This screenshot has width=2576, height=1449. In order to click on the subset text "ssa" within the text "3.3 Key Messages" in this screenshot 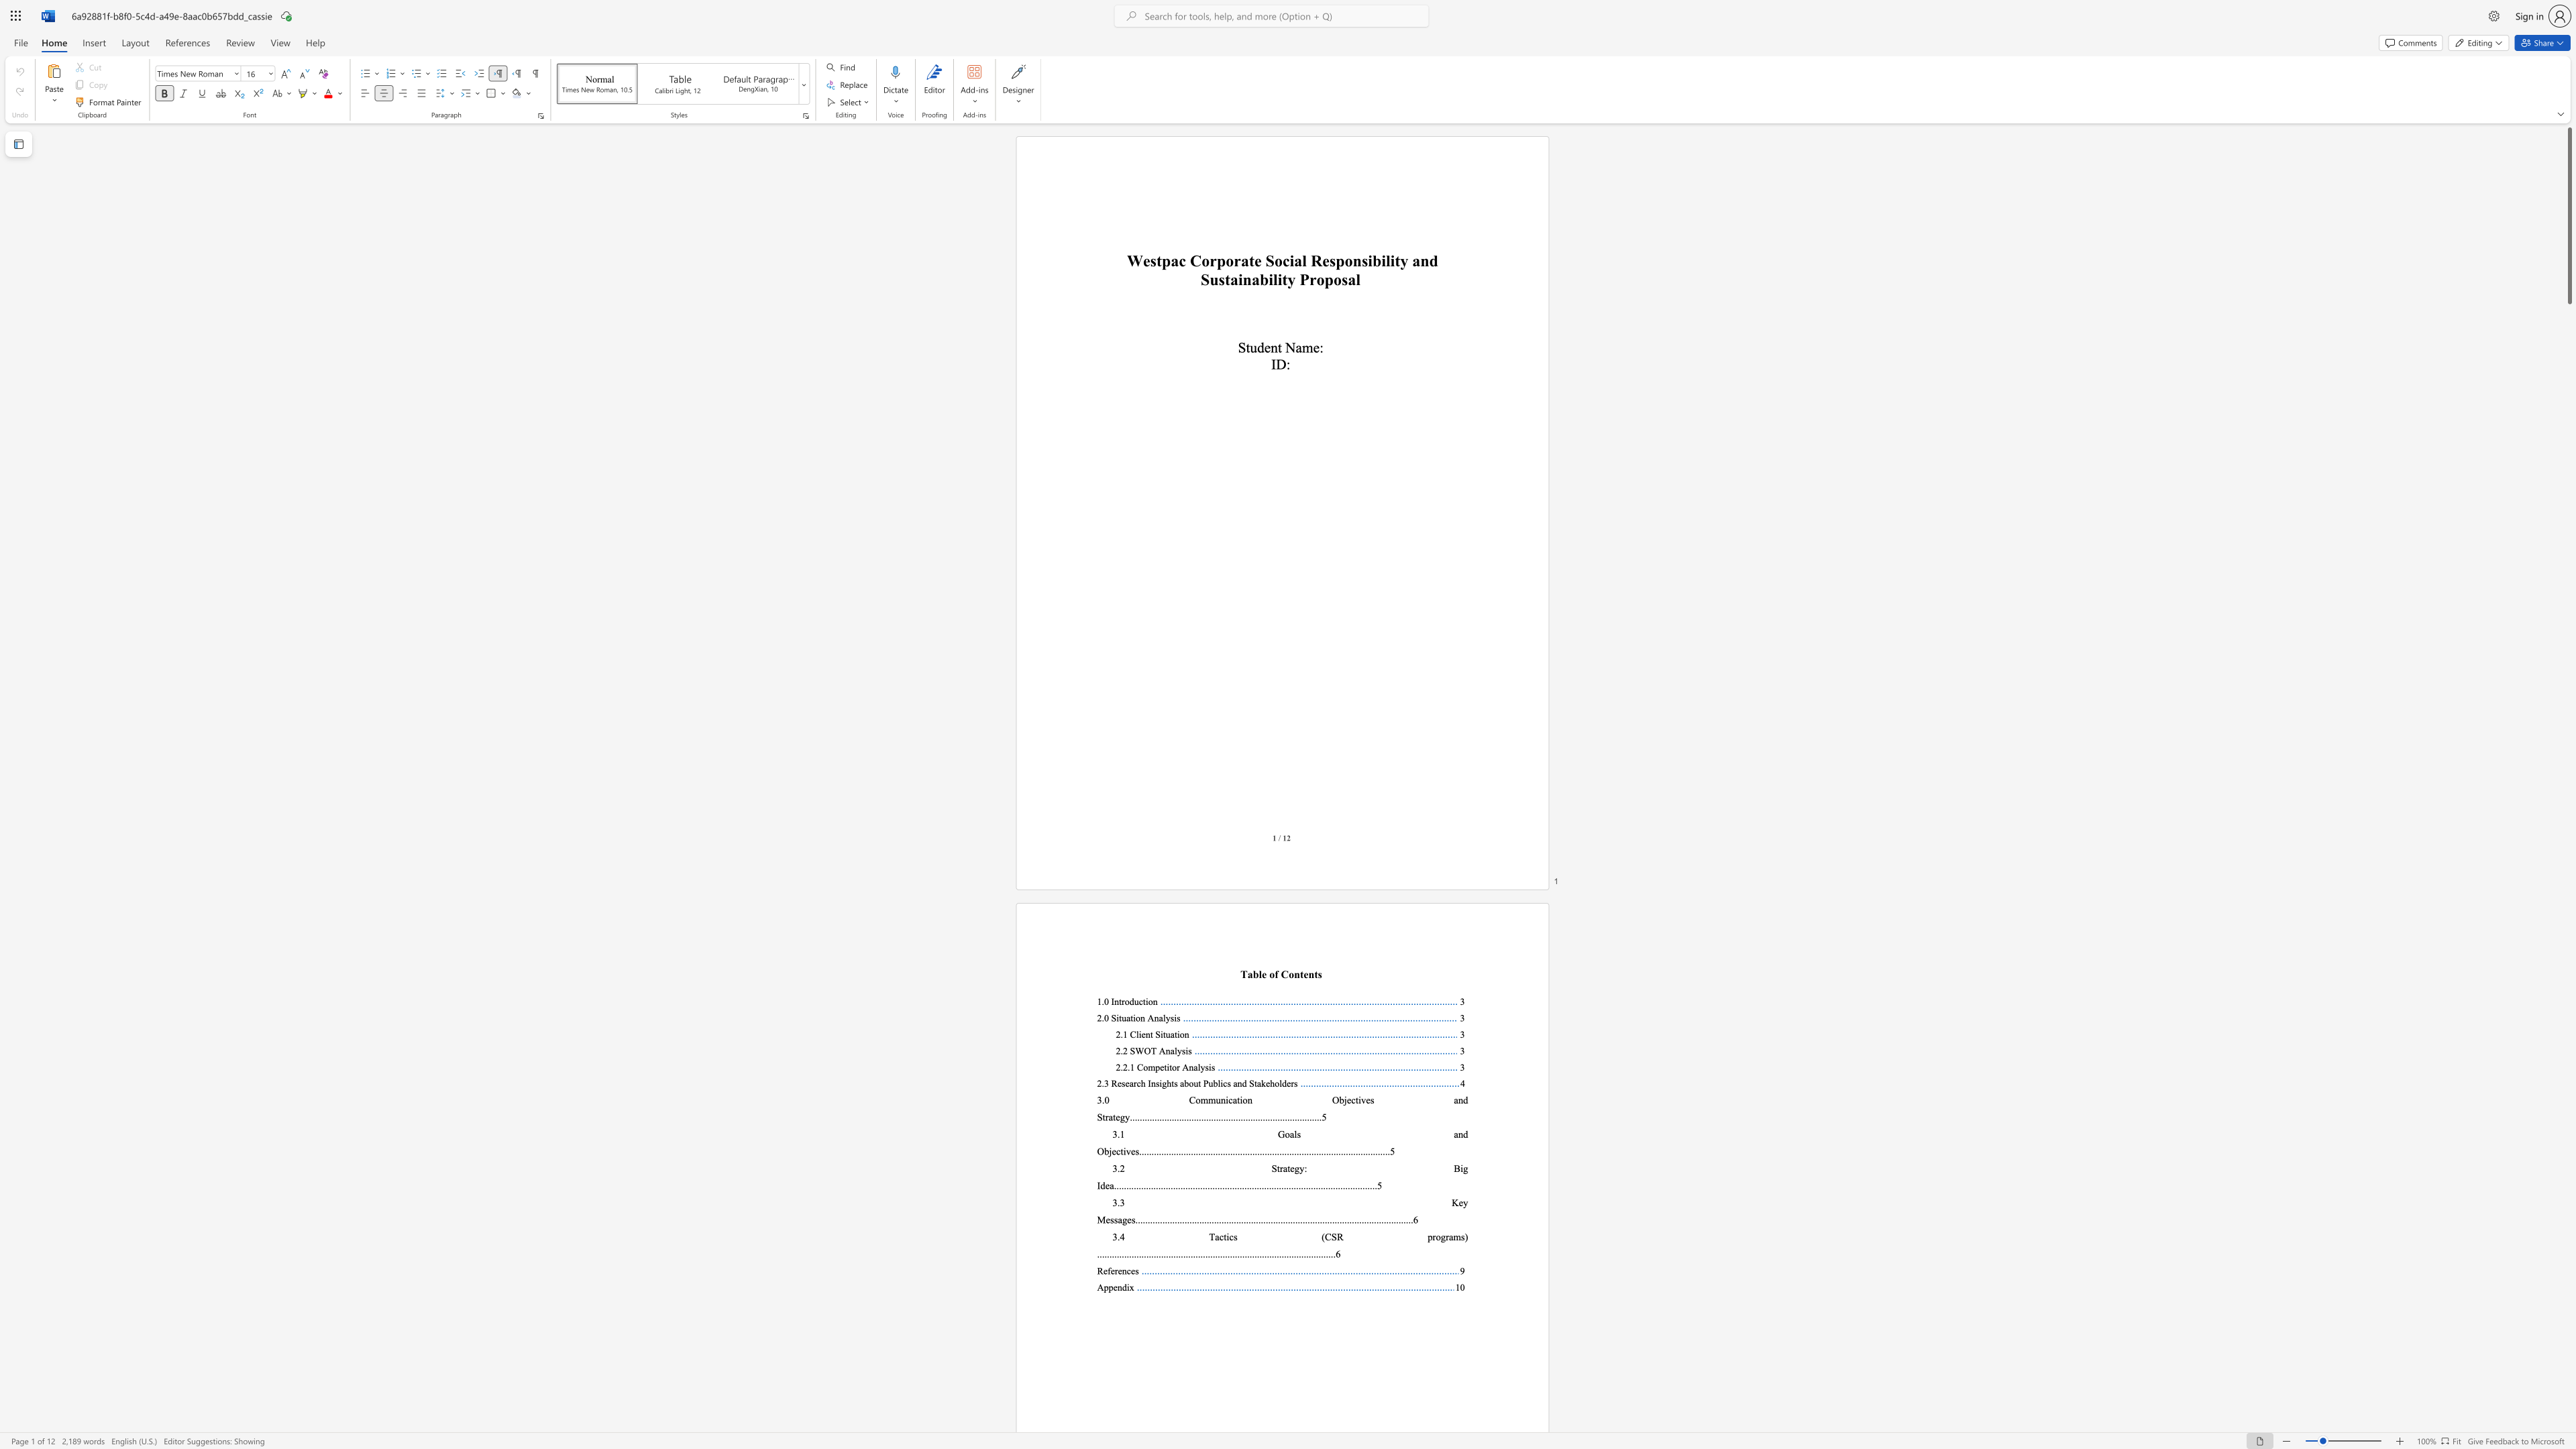, I will do `click(1110, 1219)`.